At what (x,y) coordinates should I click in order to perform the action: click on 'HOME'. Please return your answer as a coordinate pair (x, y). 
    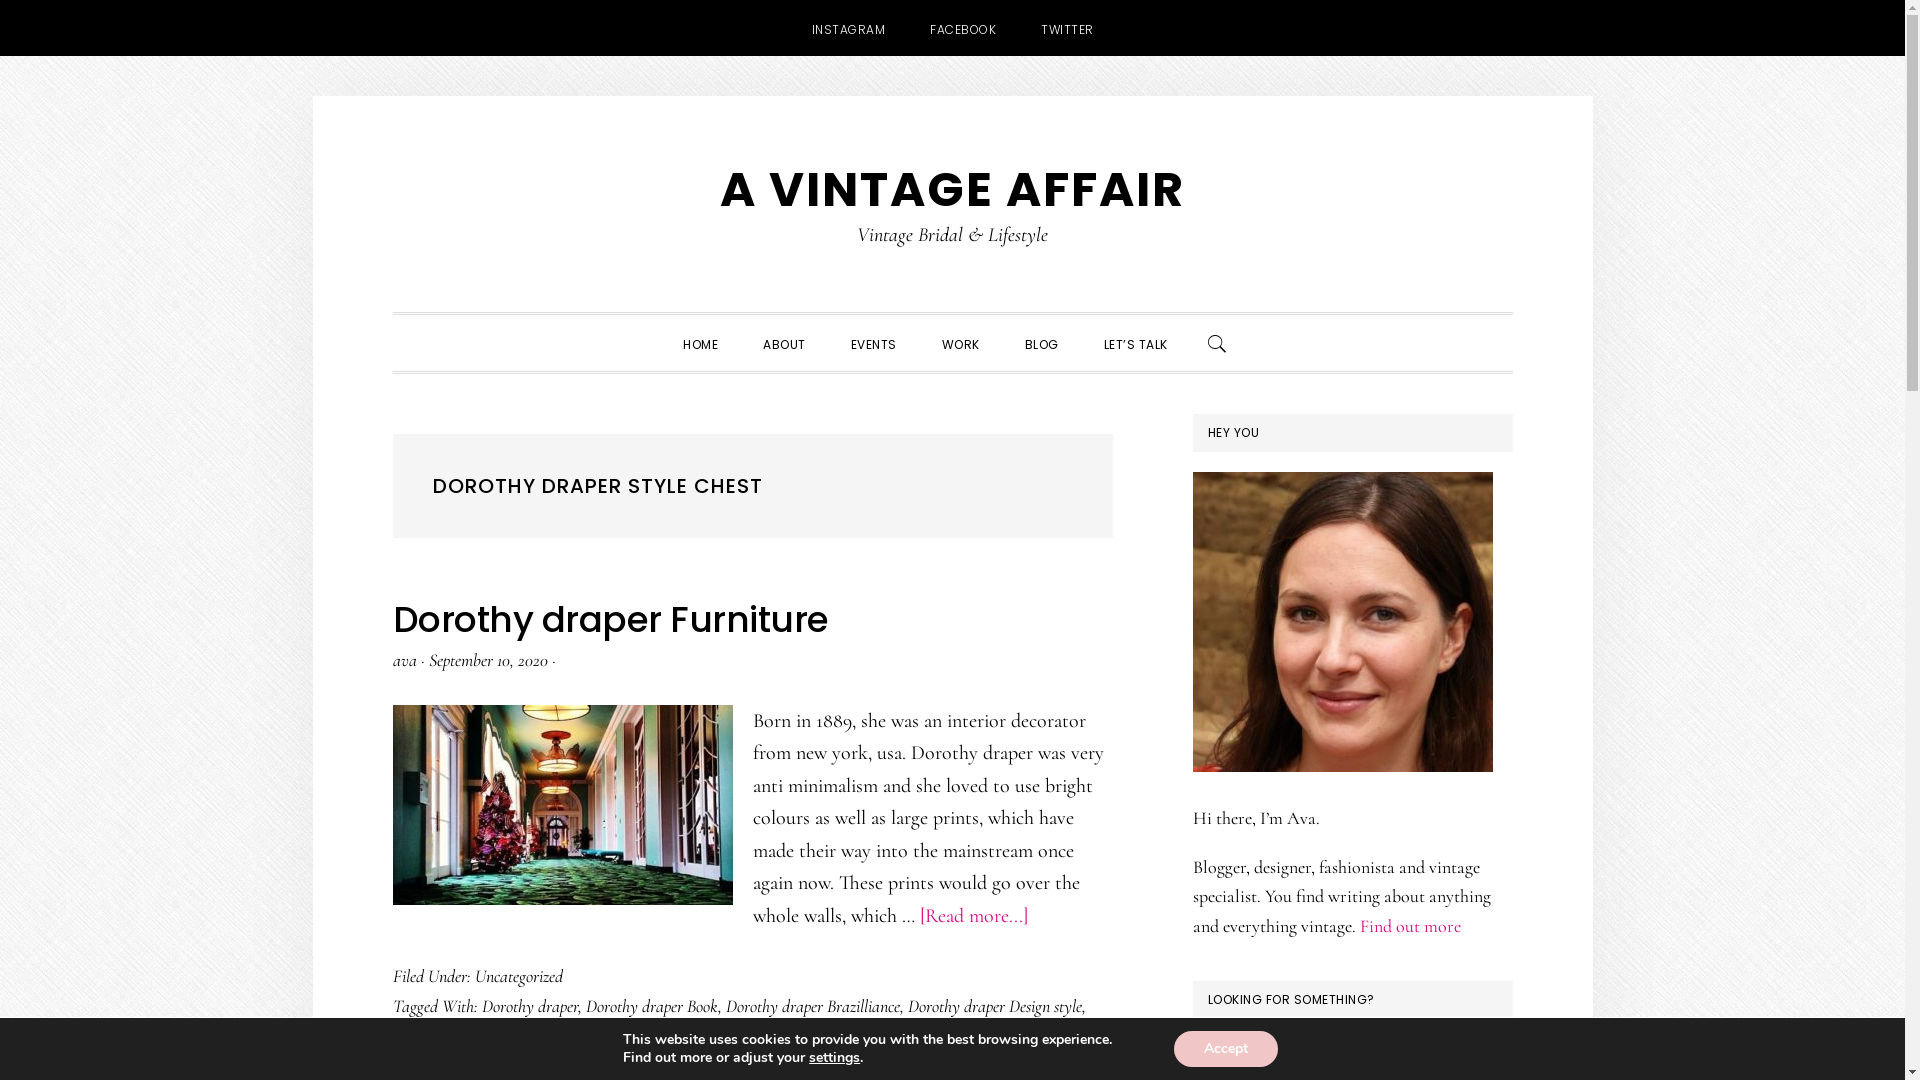
    Looking at the image, I should click on (700, 341).